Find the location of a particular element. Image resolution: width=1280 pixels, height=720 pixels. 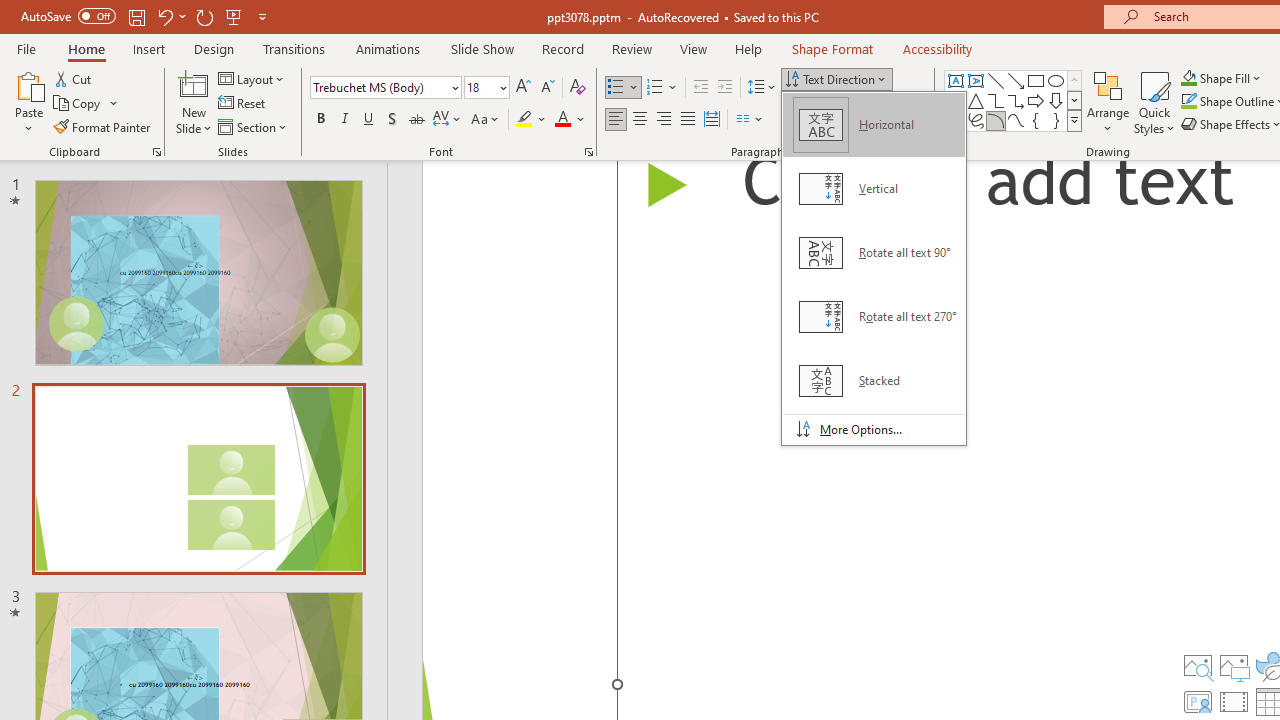

'Pictures' is located at coordinates (1233, 666).